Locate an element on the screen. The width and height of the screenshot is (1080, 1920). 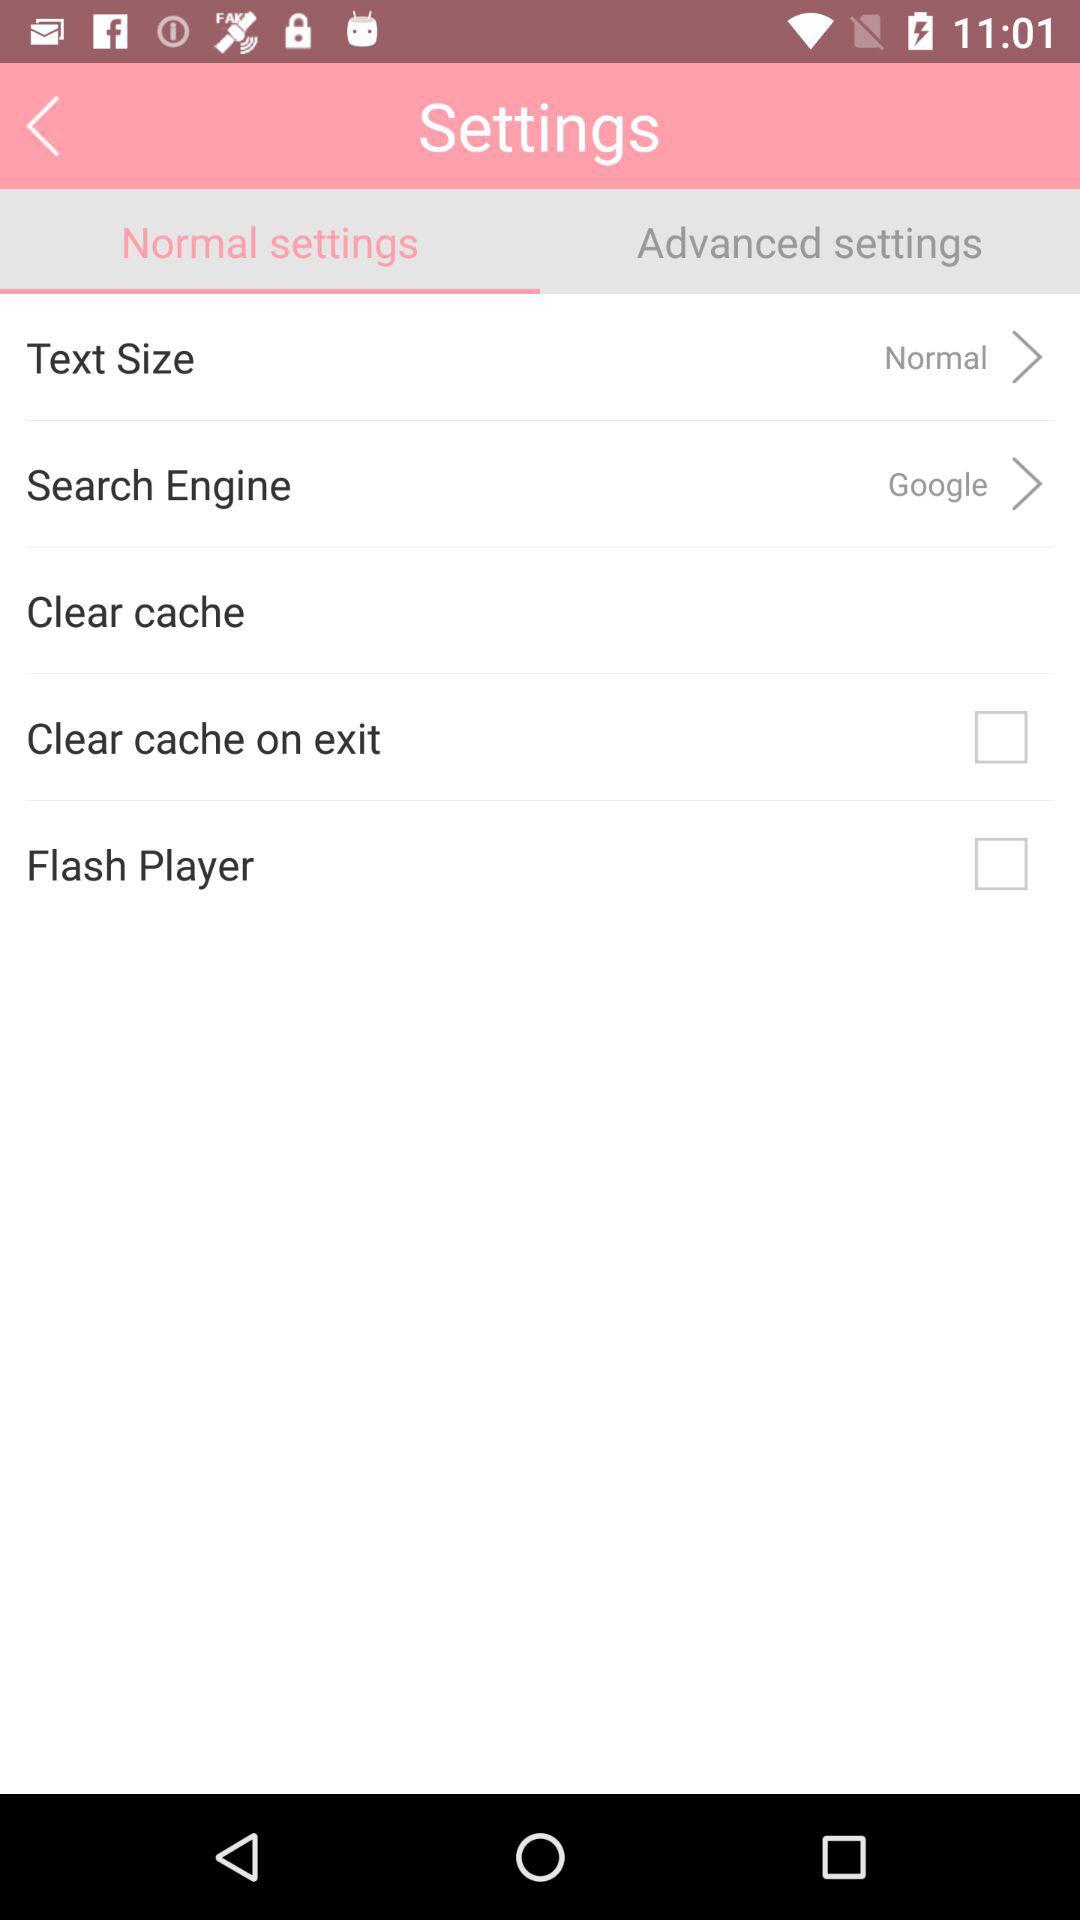
flash player is located at coordinates (1001, 864).